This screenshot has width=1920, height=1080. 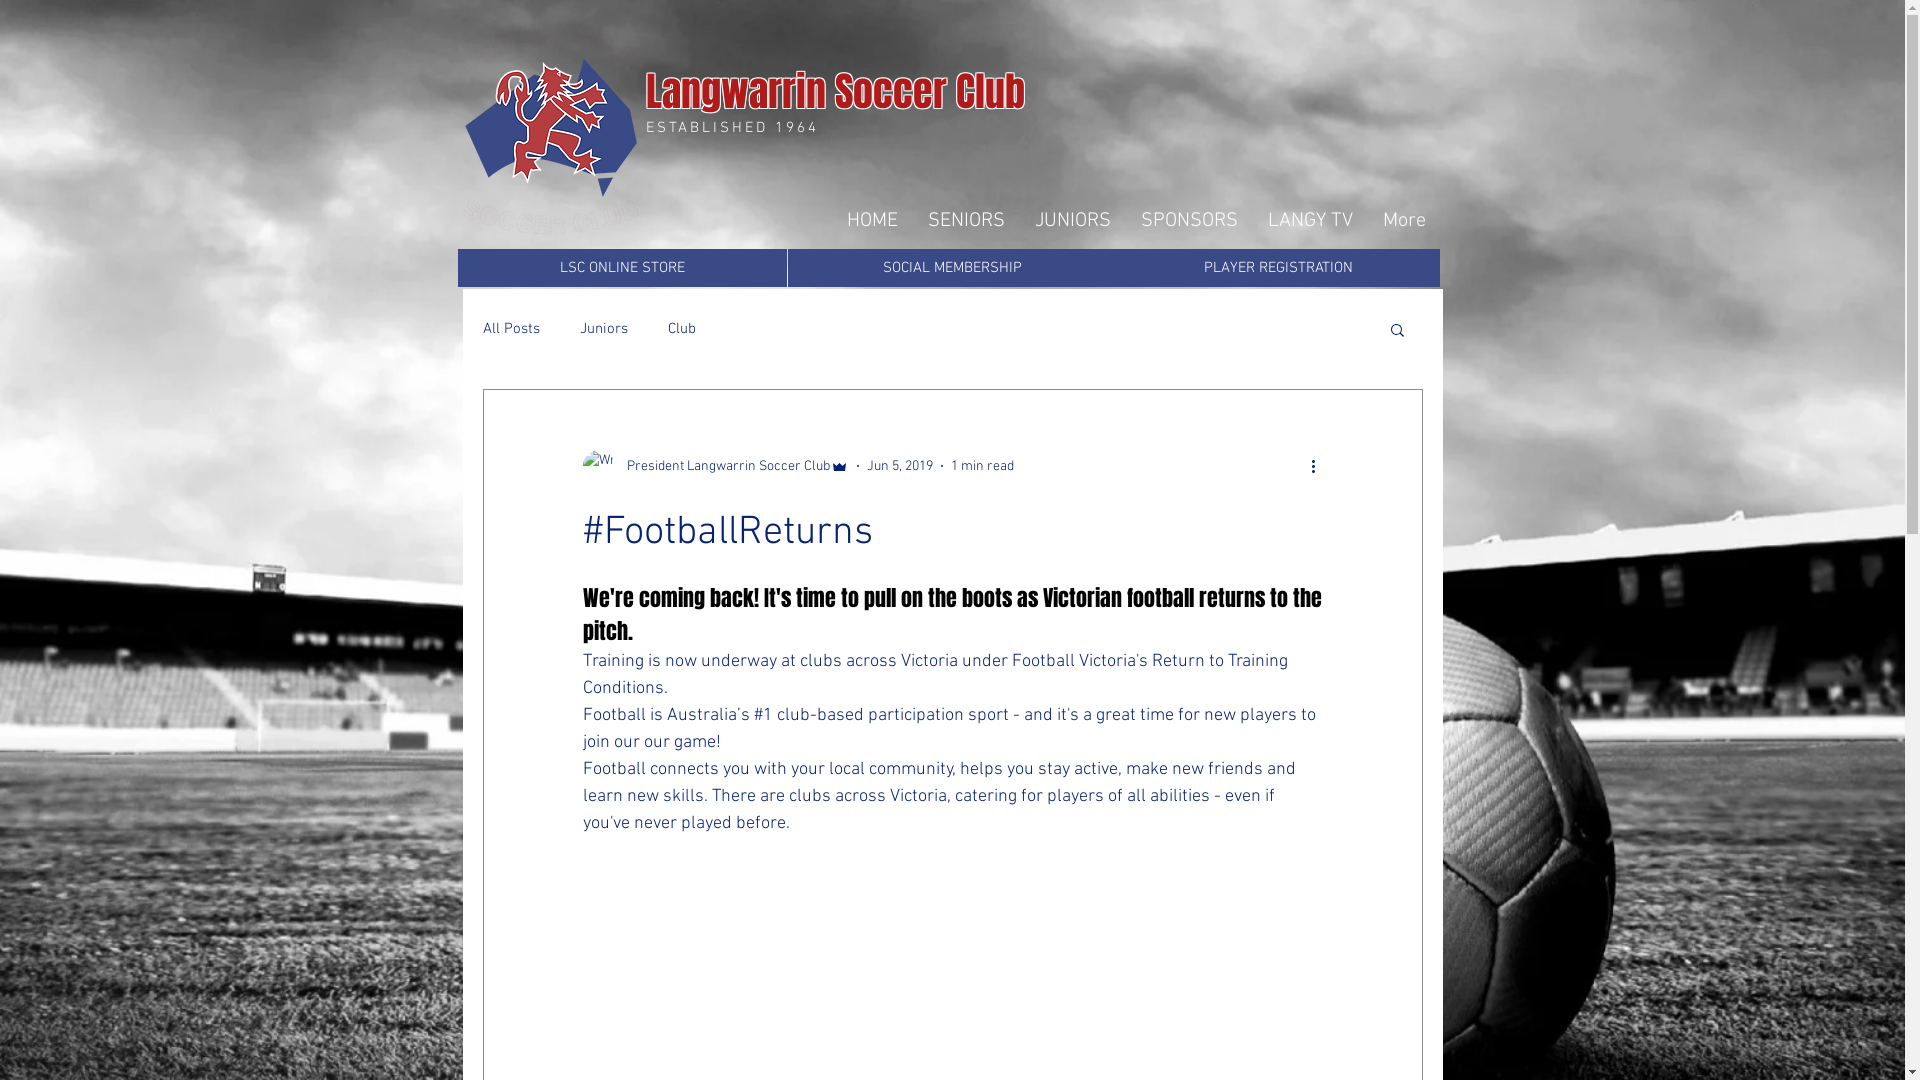 What do you see at coordinates (1309, 221) in the screenshot?
I see `'LANGY TV'` at bounding box center [1309, 221].